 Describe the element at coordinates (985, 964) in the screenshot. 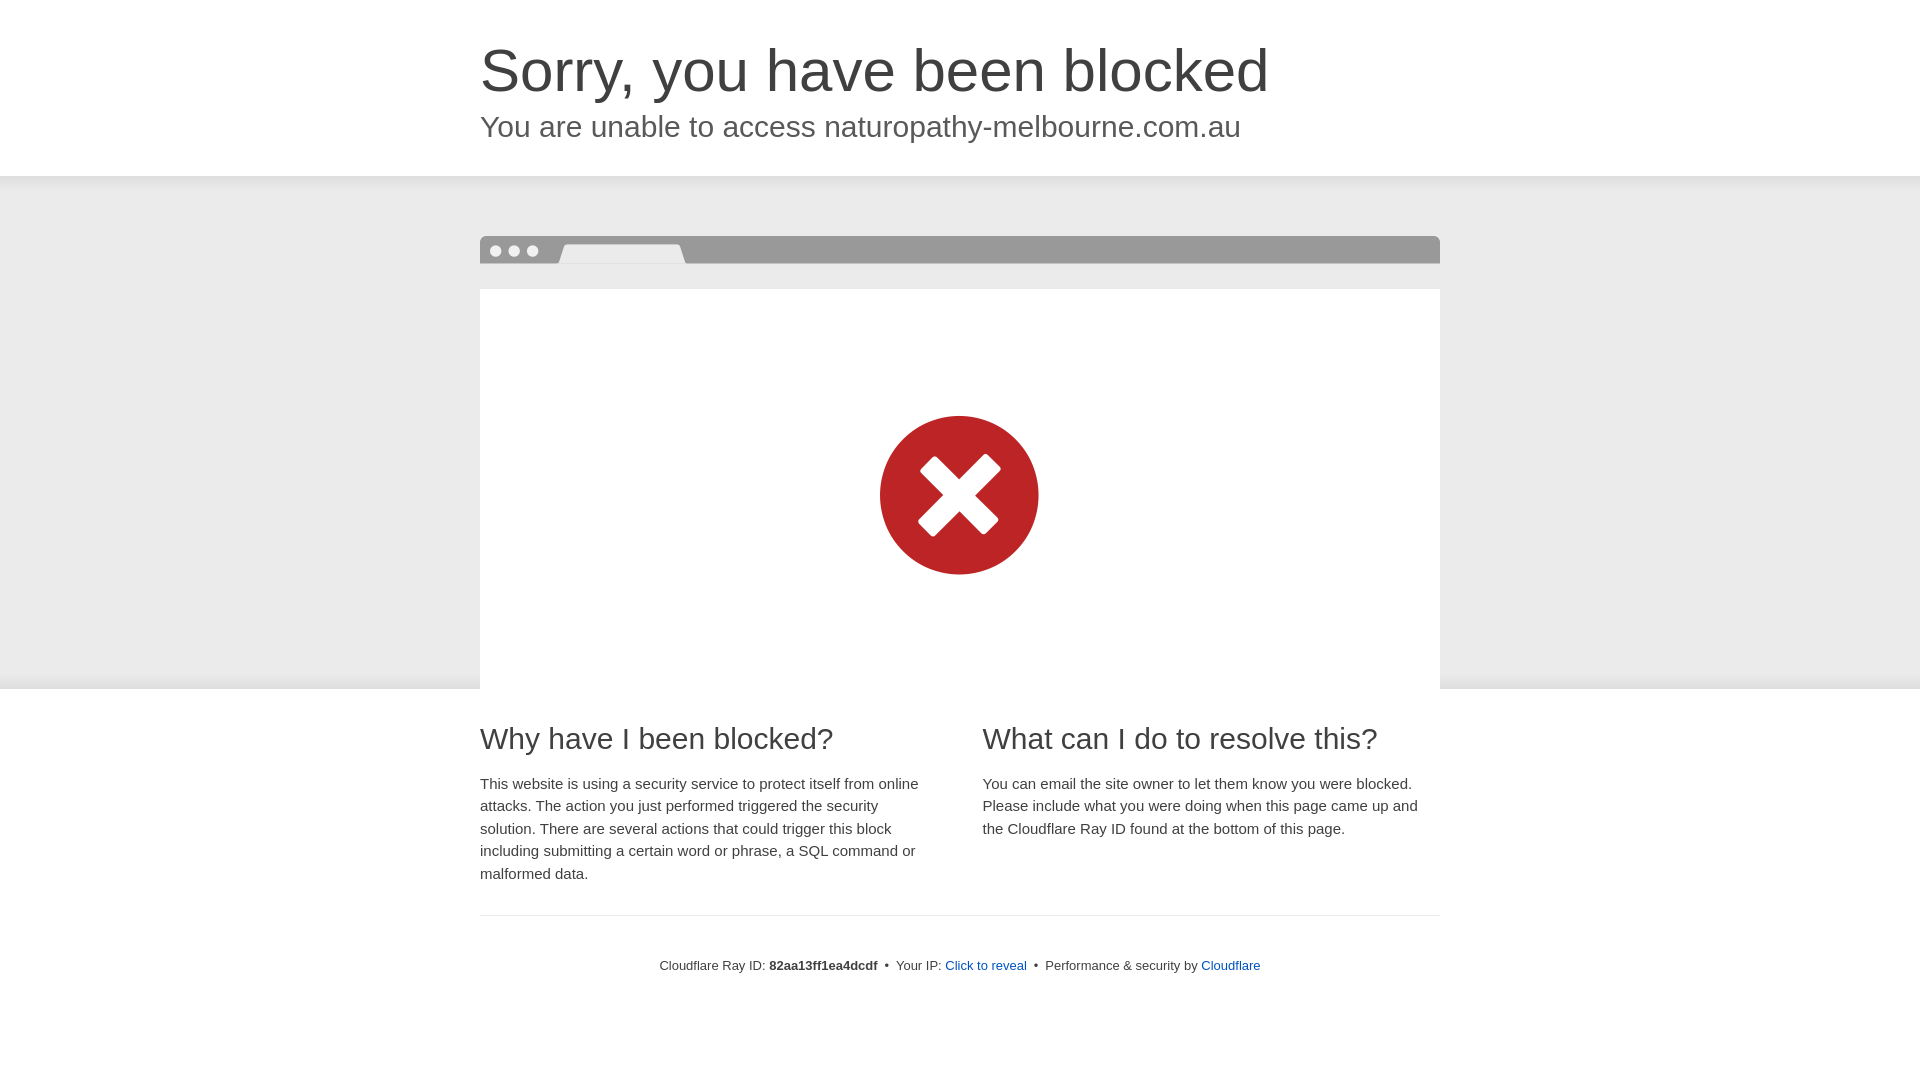

I see `'Click to reveal'` at that location.